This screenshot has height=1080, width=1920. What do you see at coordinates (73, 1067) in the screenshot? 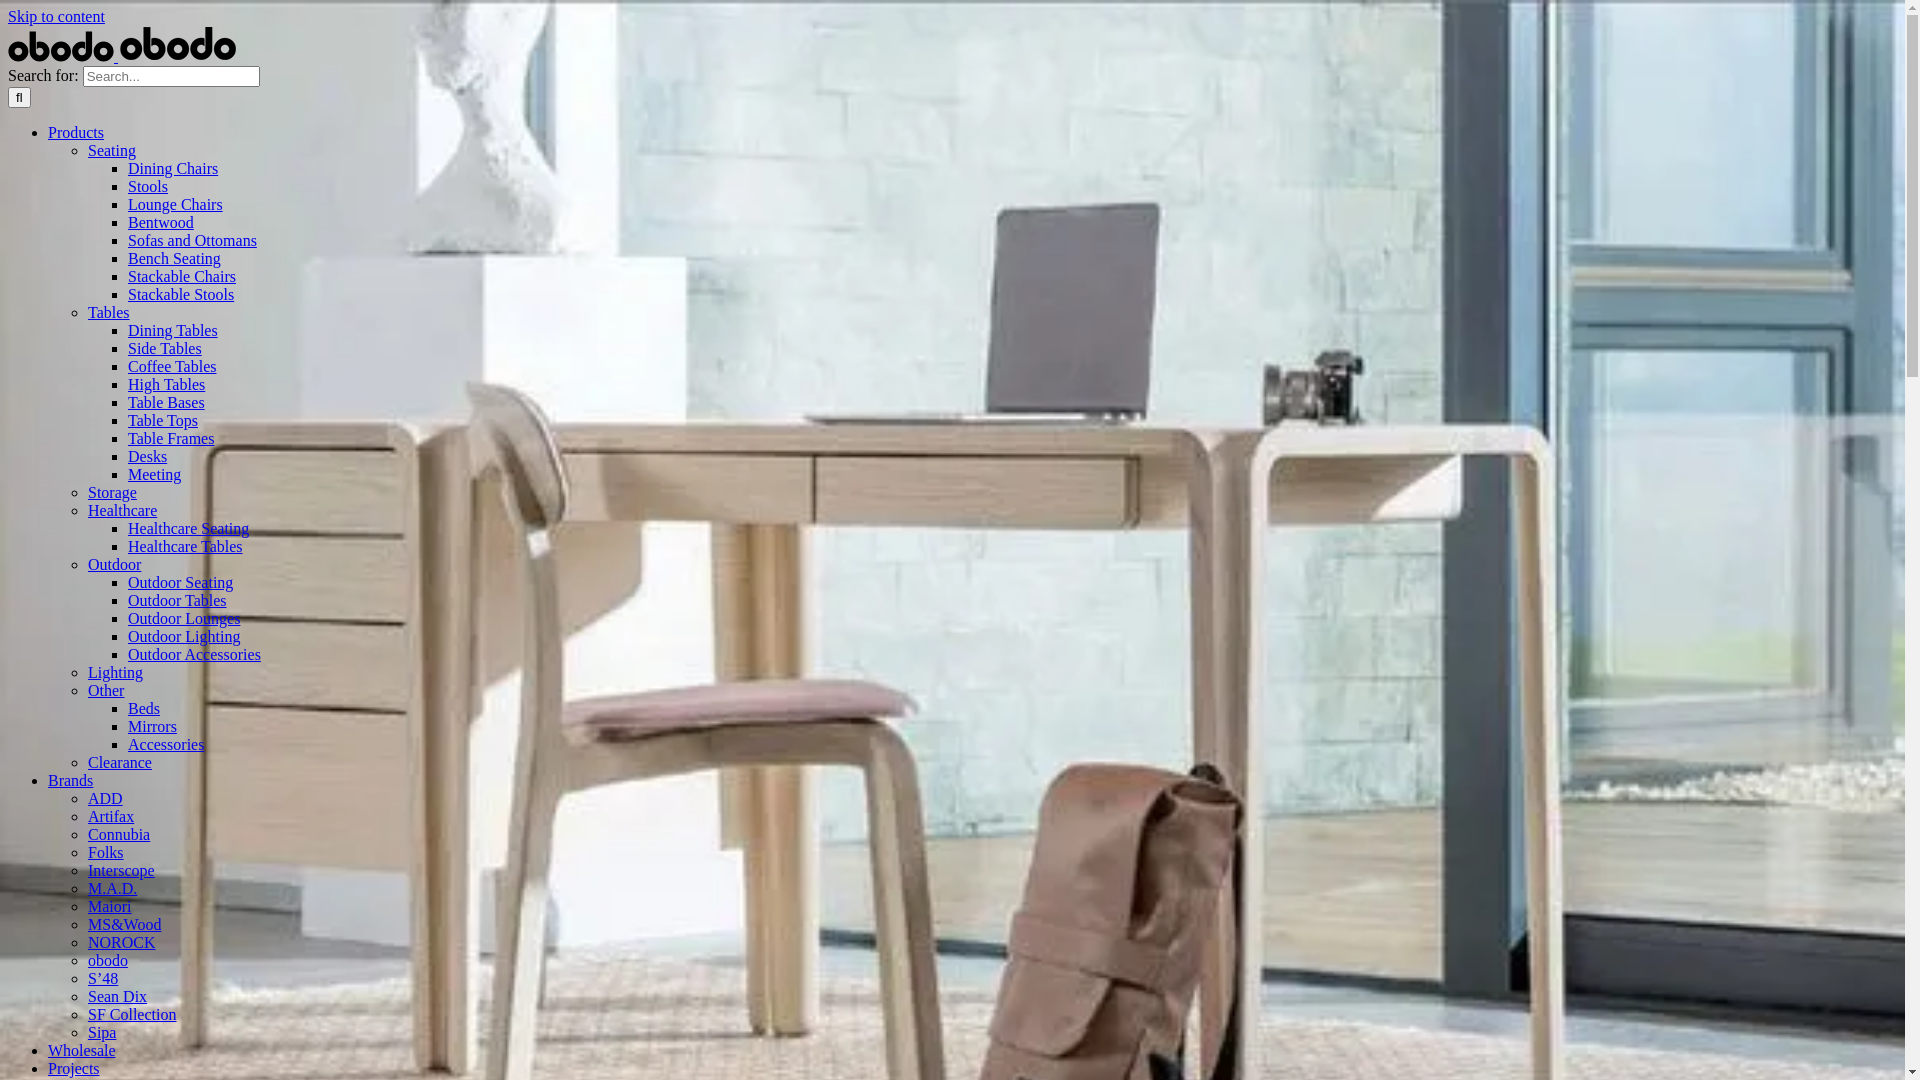
I see `'Projects'` at bounding box center [73, 1067].